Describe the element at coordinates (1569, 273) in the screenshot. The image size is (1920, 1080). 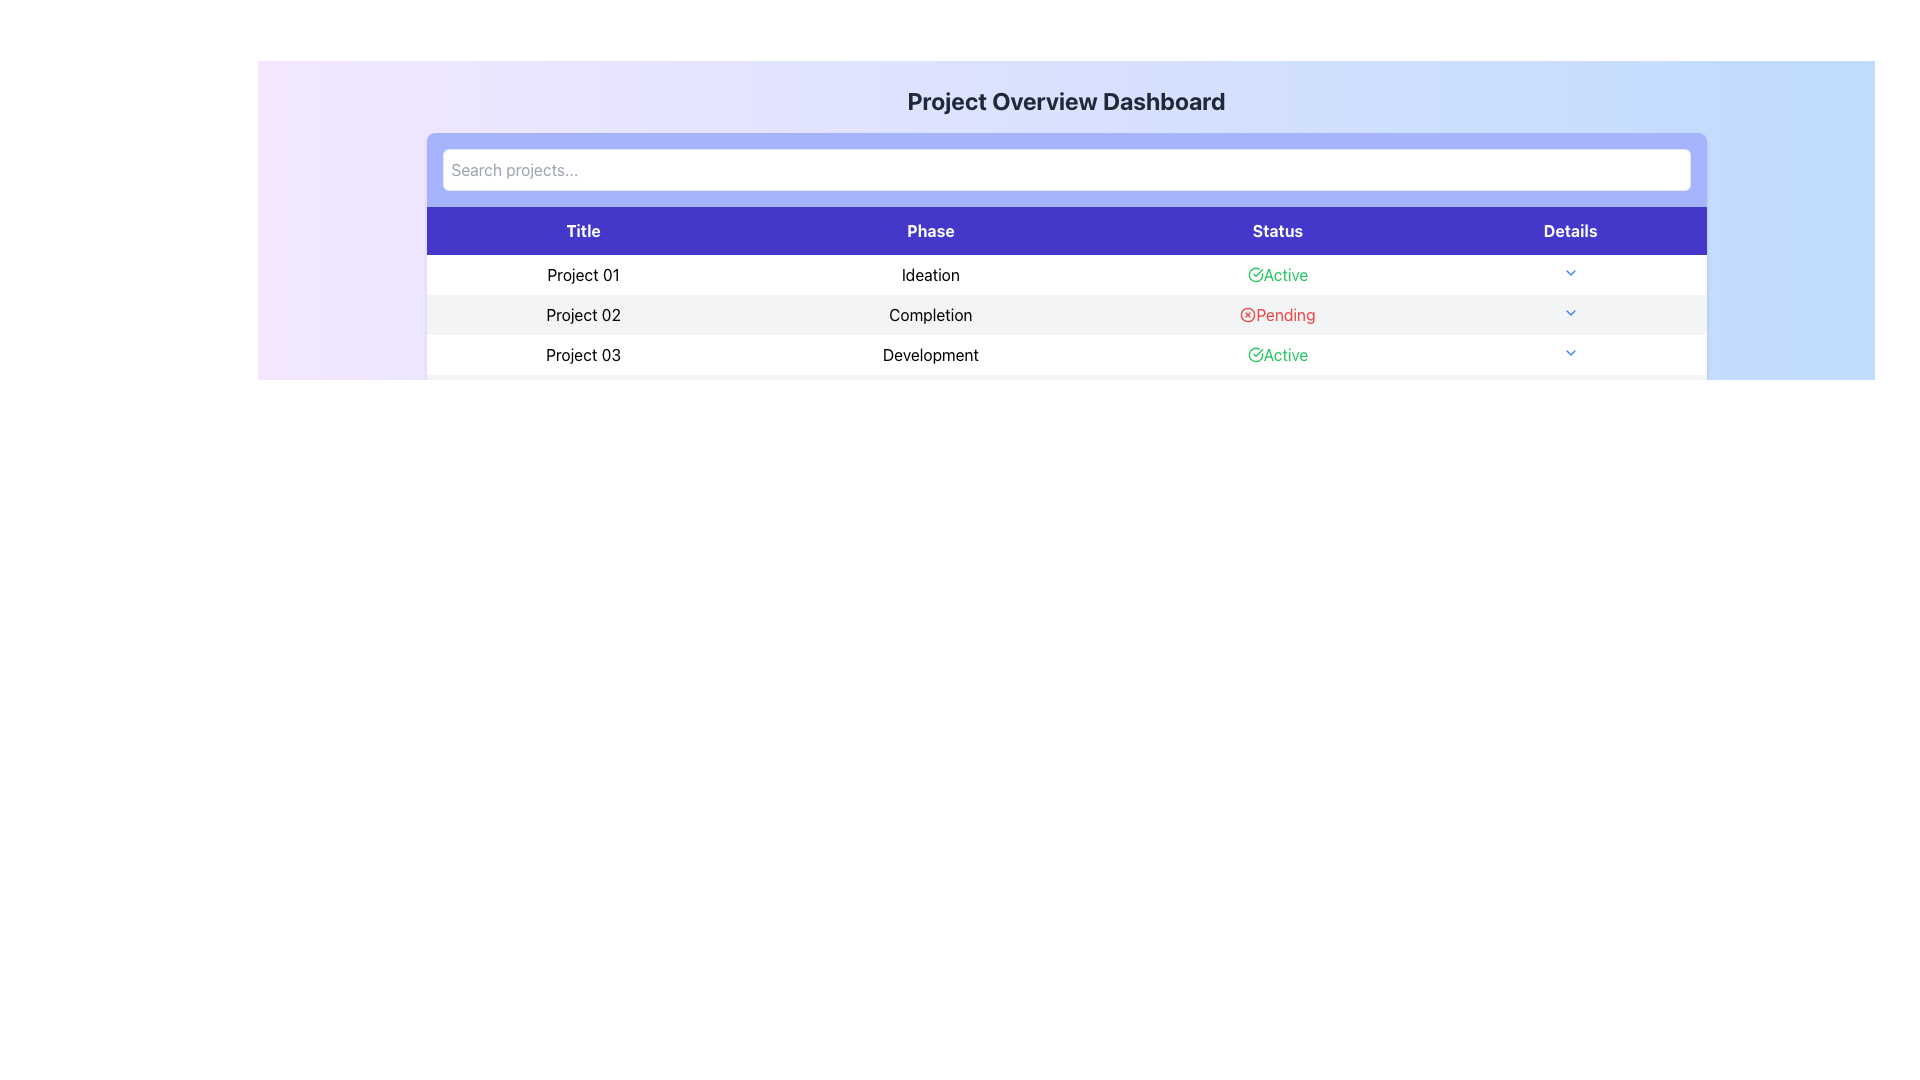
I see `the blue downward arrow icon in the 'Details' column of the first row` at that location.